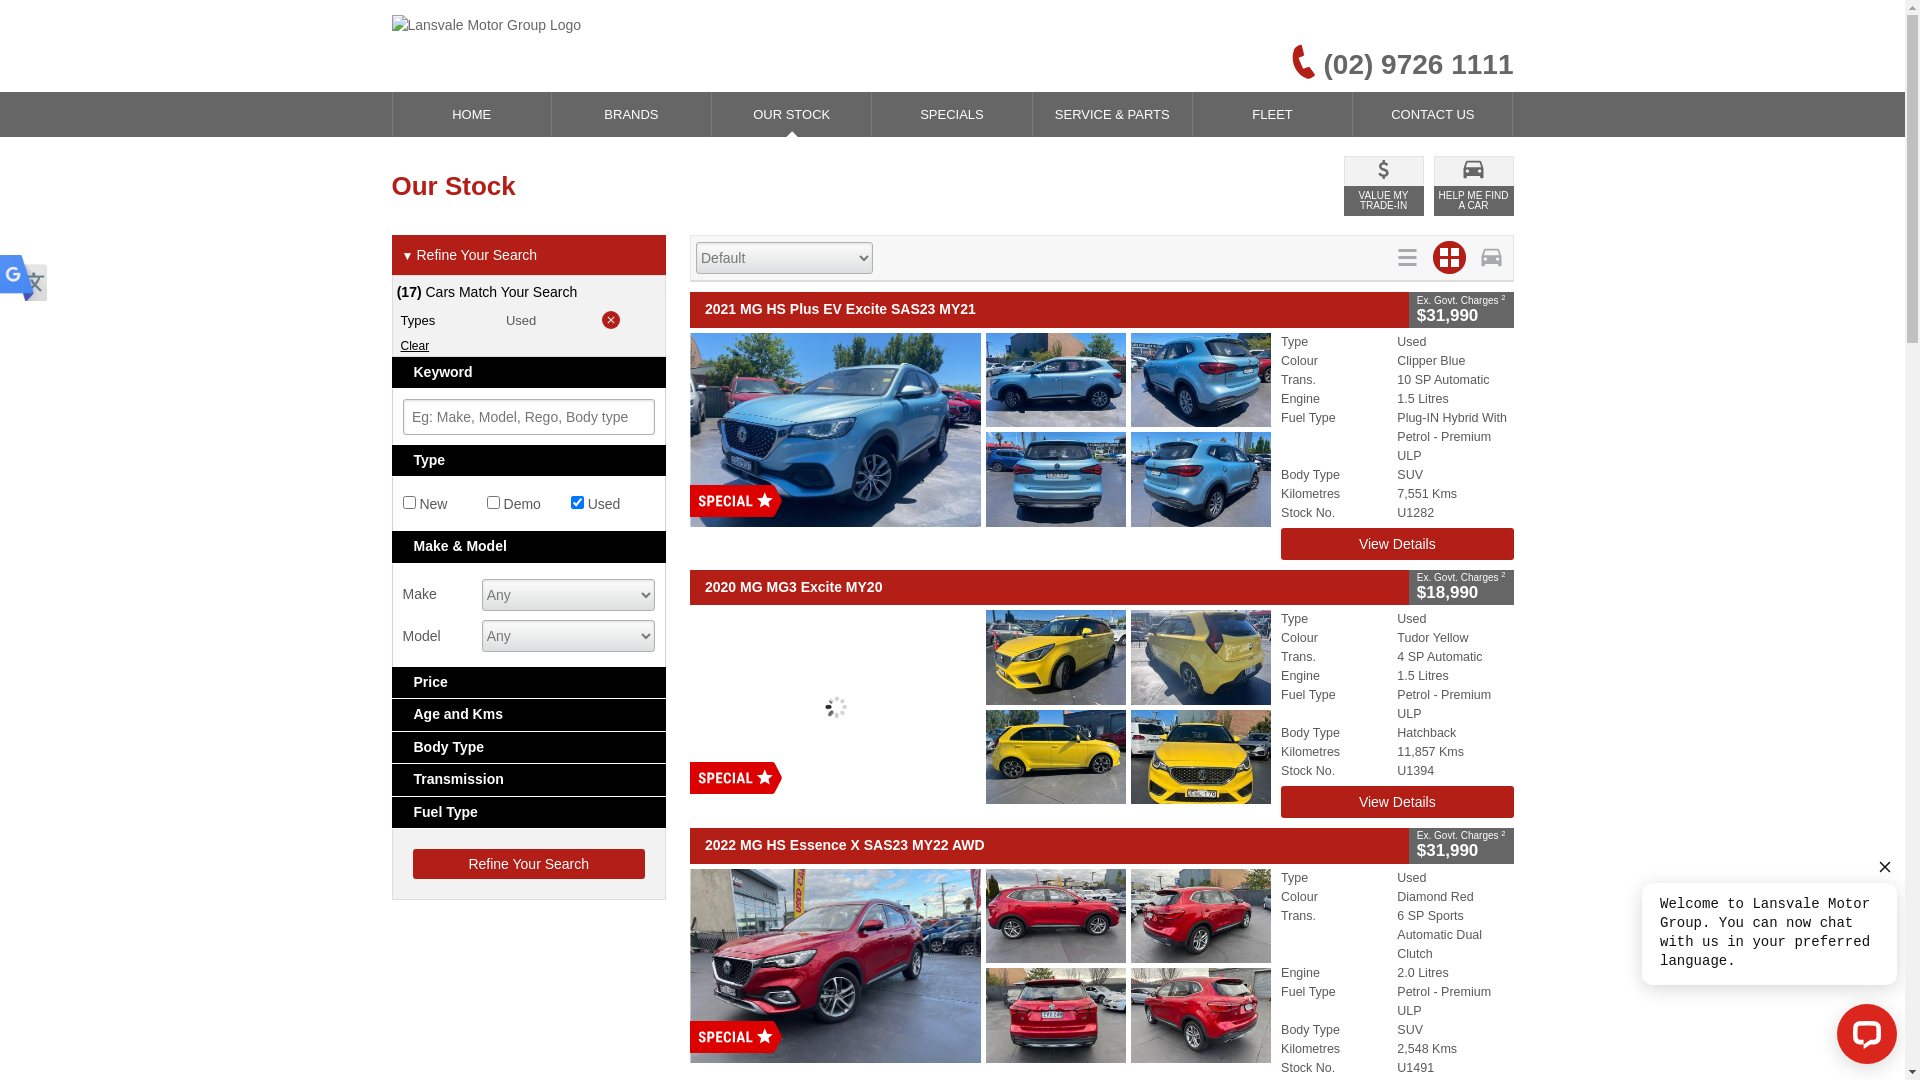  What do you see at coordinates (1271, 114) in the screenshot?
I see `'FLEET'` at bounding box center [1271, 114].